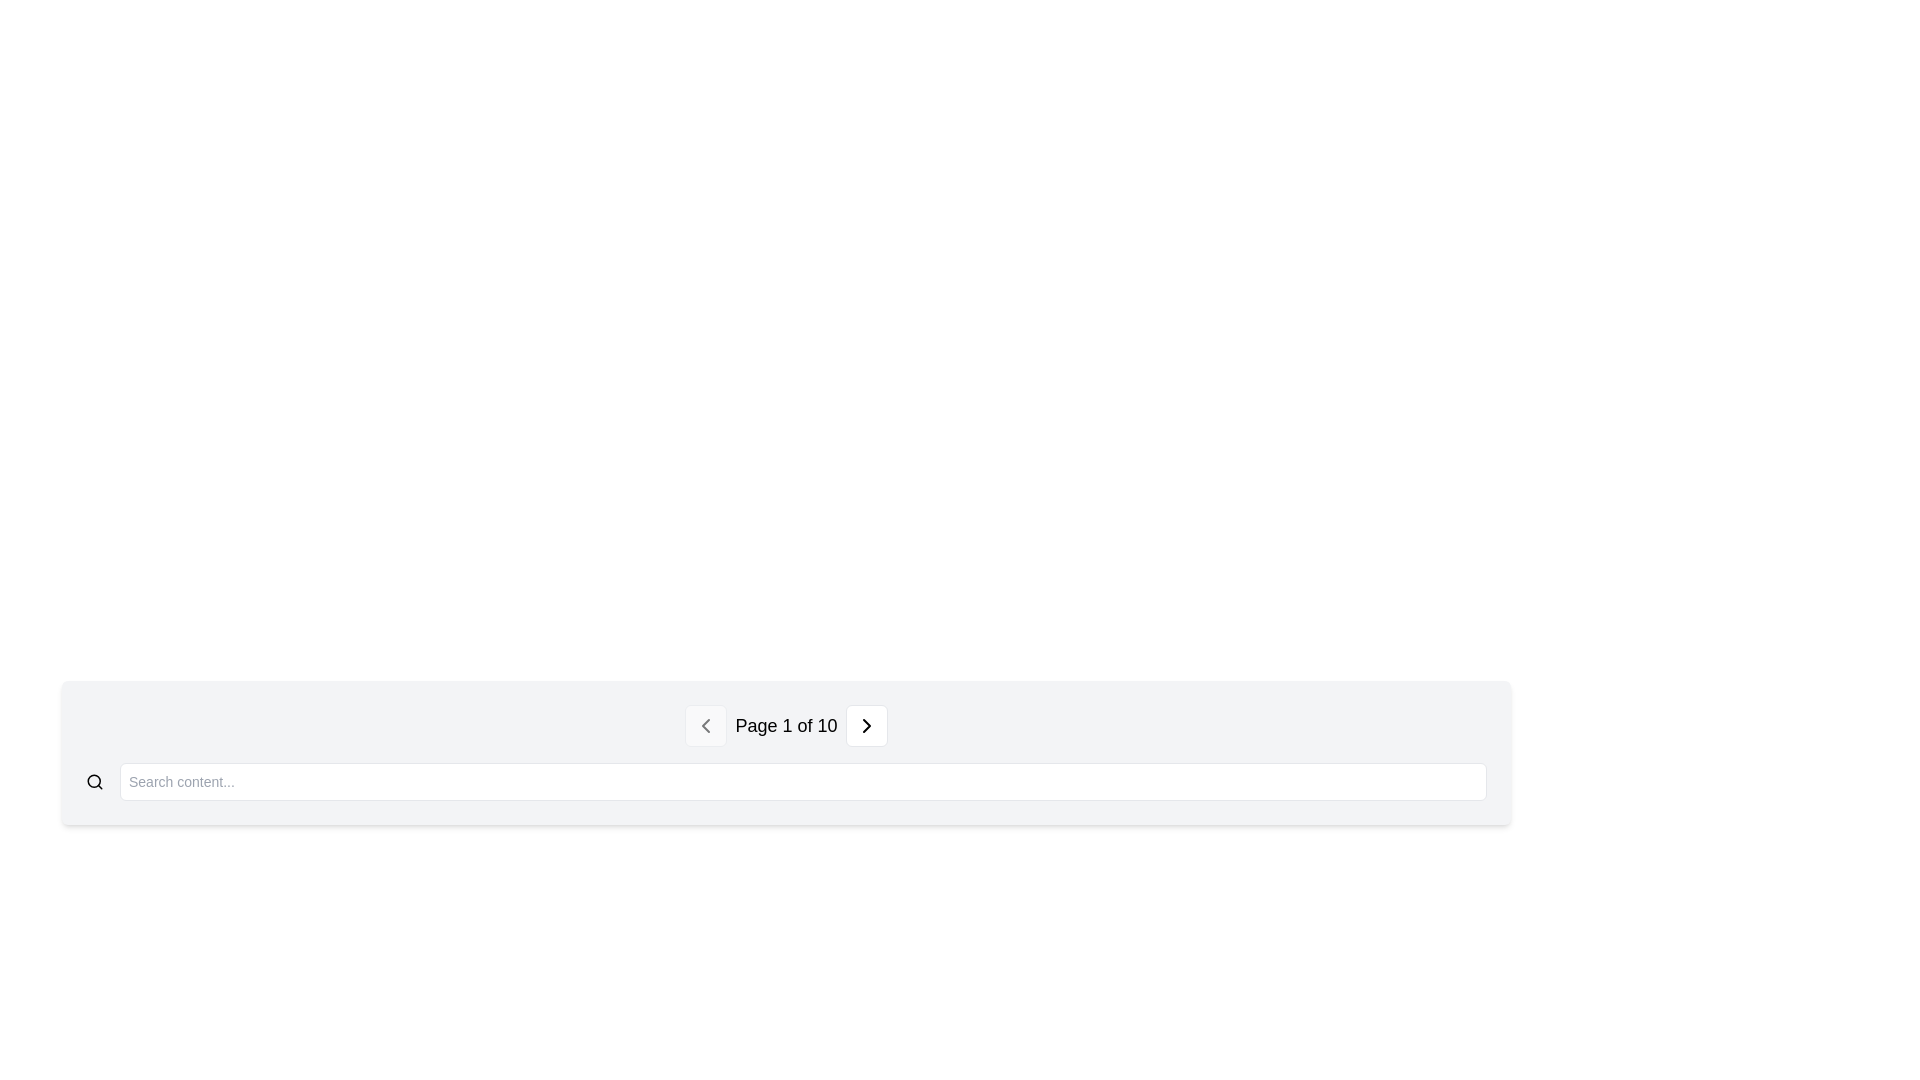 The width and height of the screenshot is (1920, 1080). Describe the element at coordinates (94, 781) in the screenshot. I see `the magnifying glass icon to initiate a search, which is located to the left of the search text input field` at that location.